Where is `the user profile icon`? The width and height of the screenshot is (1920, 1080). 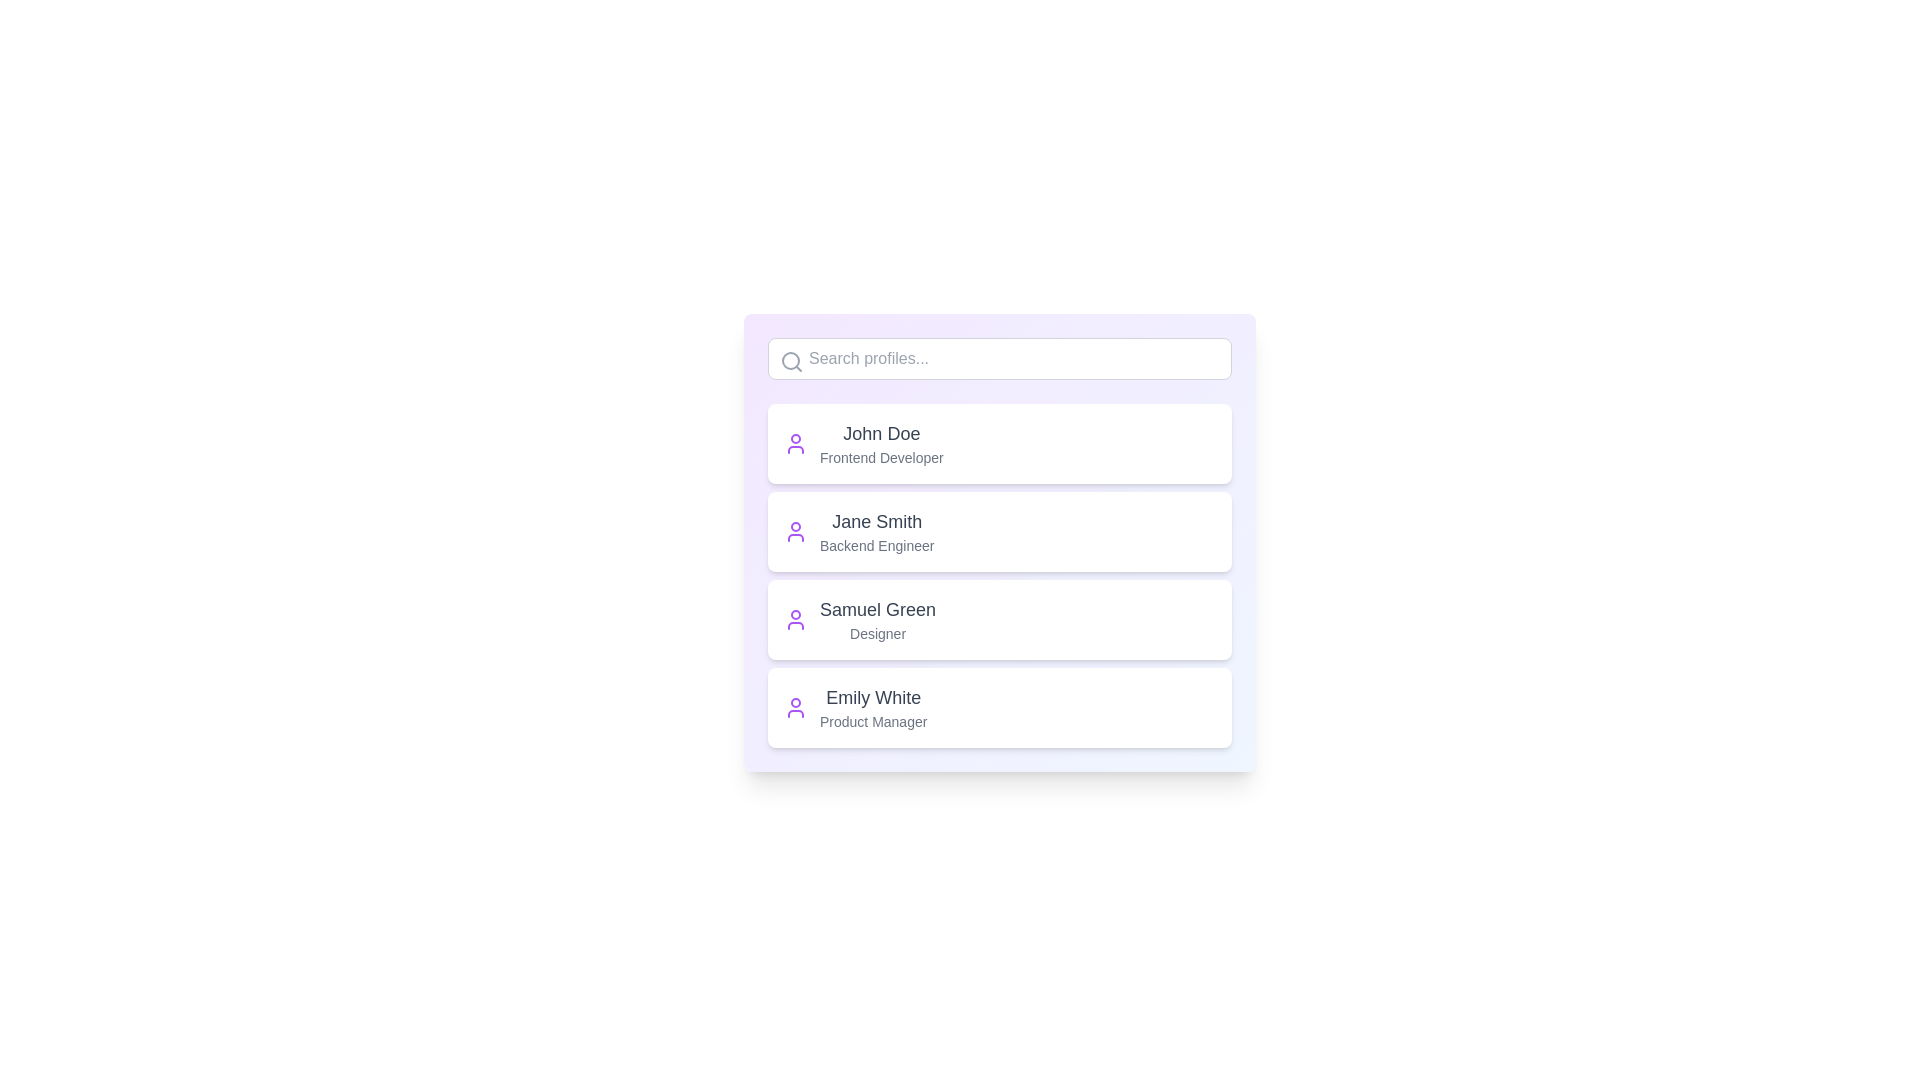 the user profile icon is located at coordinates (795, 531).